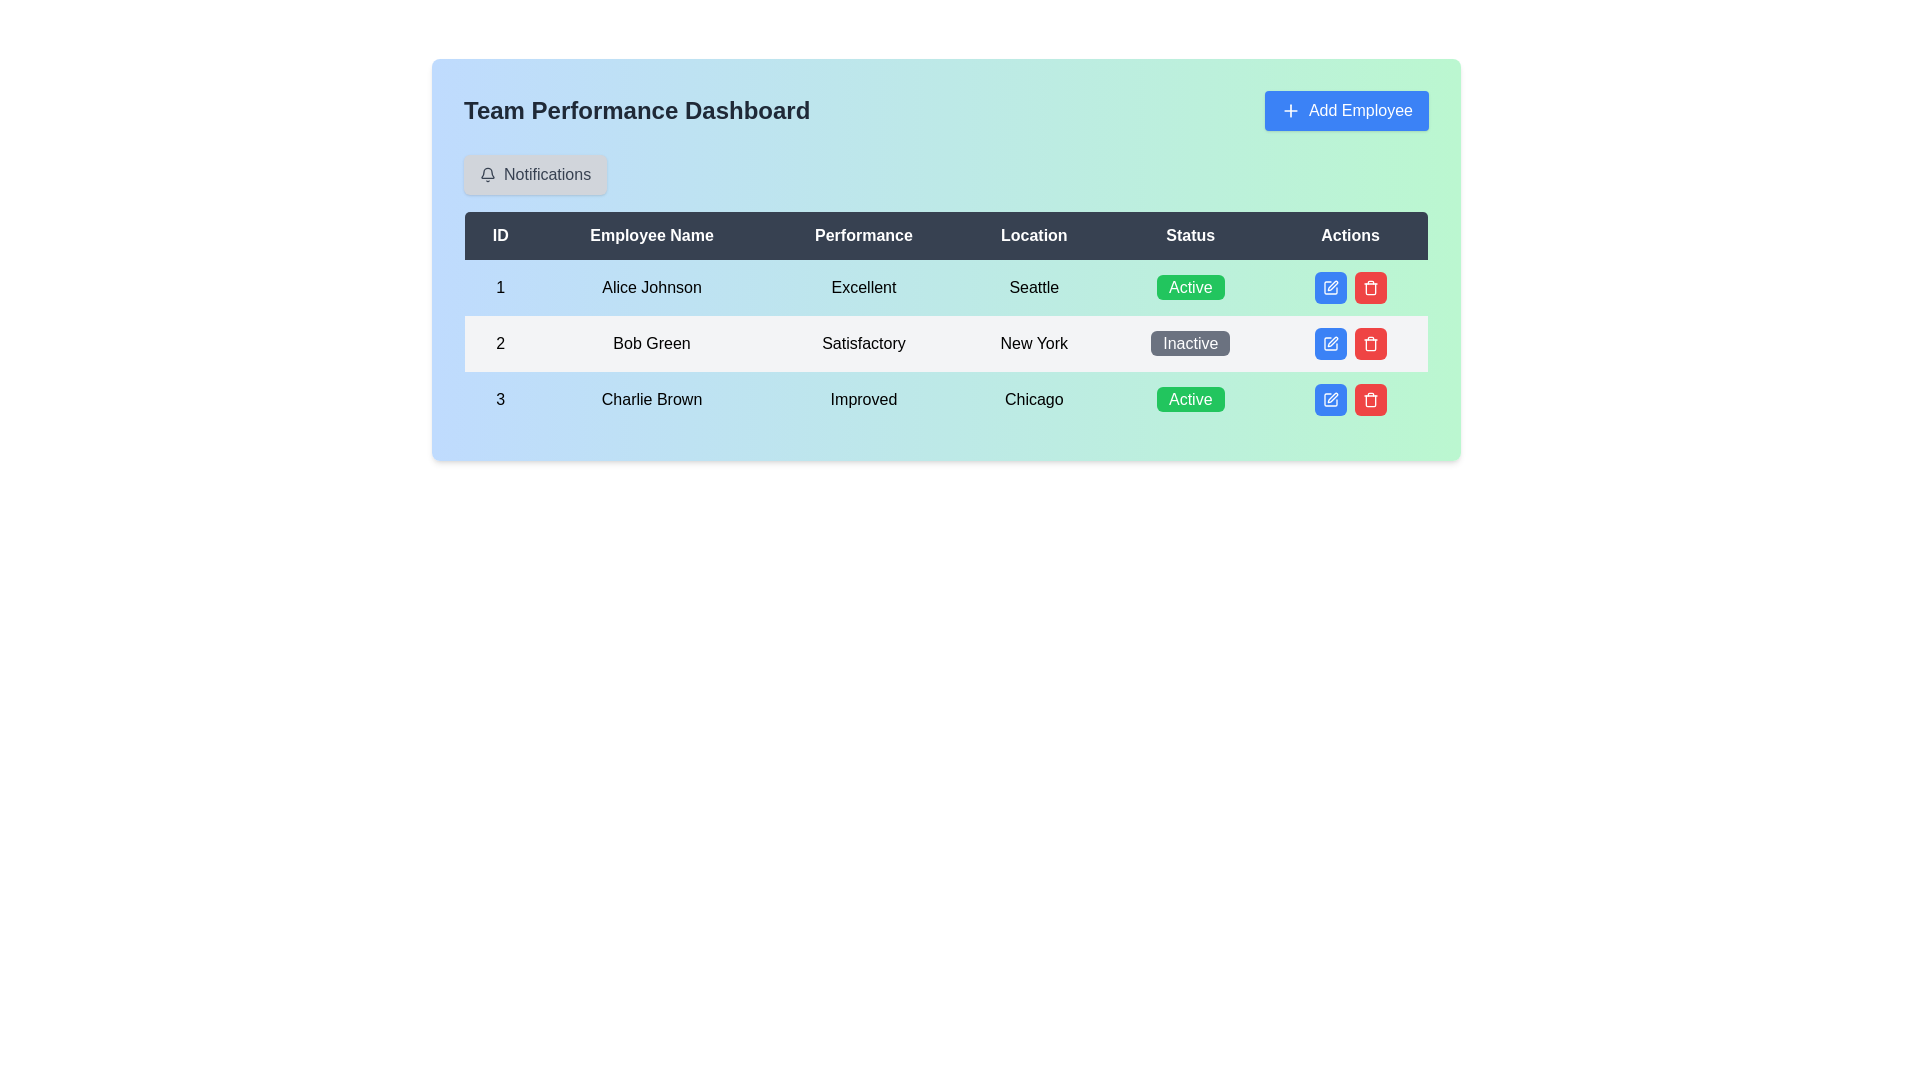 The image size is (1920, 1080). Describe the element at coordinates (500, 342) in the screenshot. I see `the text label displaying the numeral '2' in the first cell of the second row under the 'ID' column of the data table` at that location.